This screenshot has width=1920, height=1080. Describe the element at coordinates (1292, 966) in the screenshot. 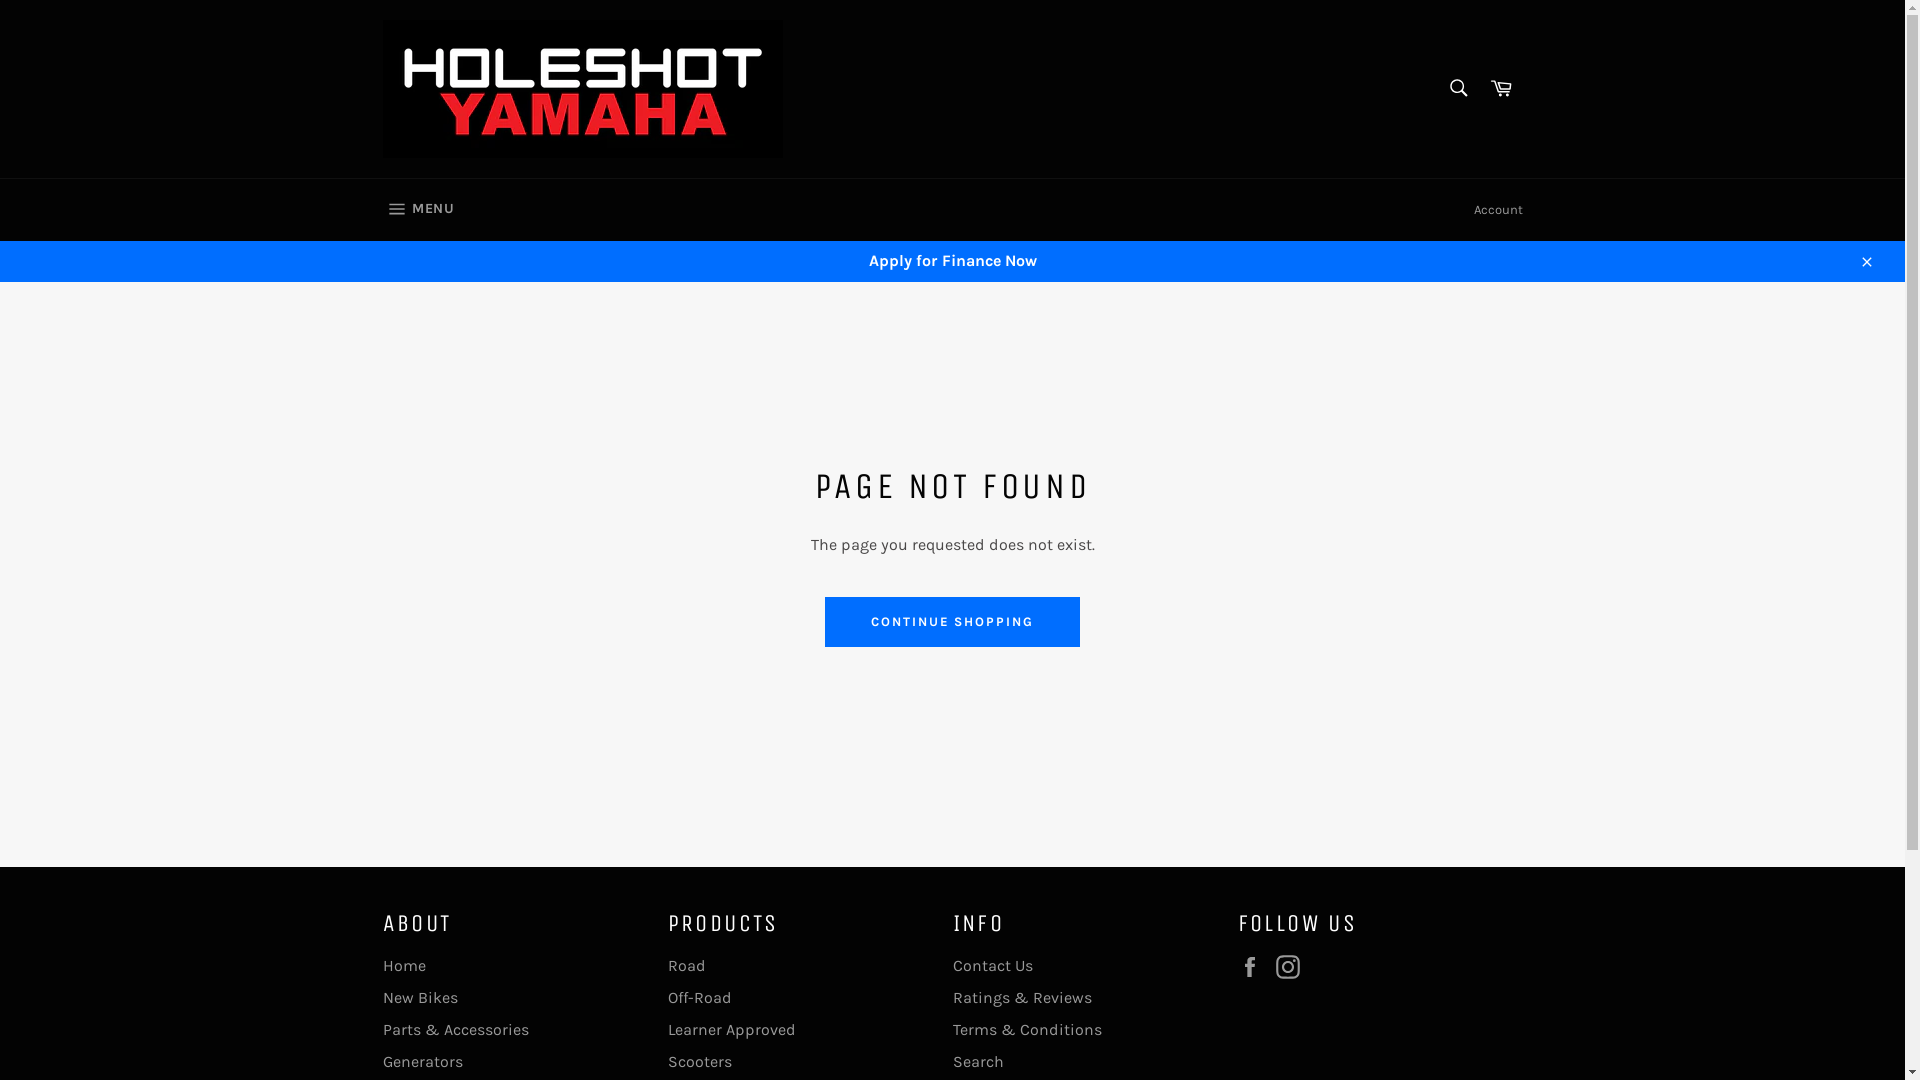

I see `'Instagram'` at that location.